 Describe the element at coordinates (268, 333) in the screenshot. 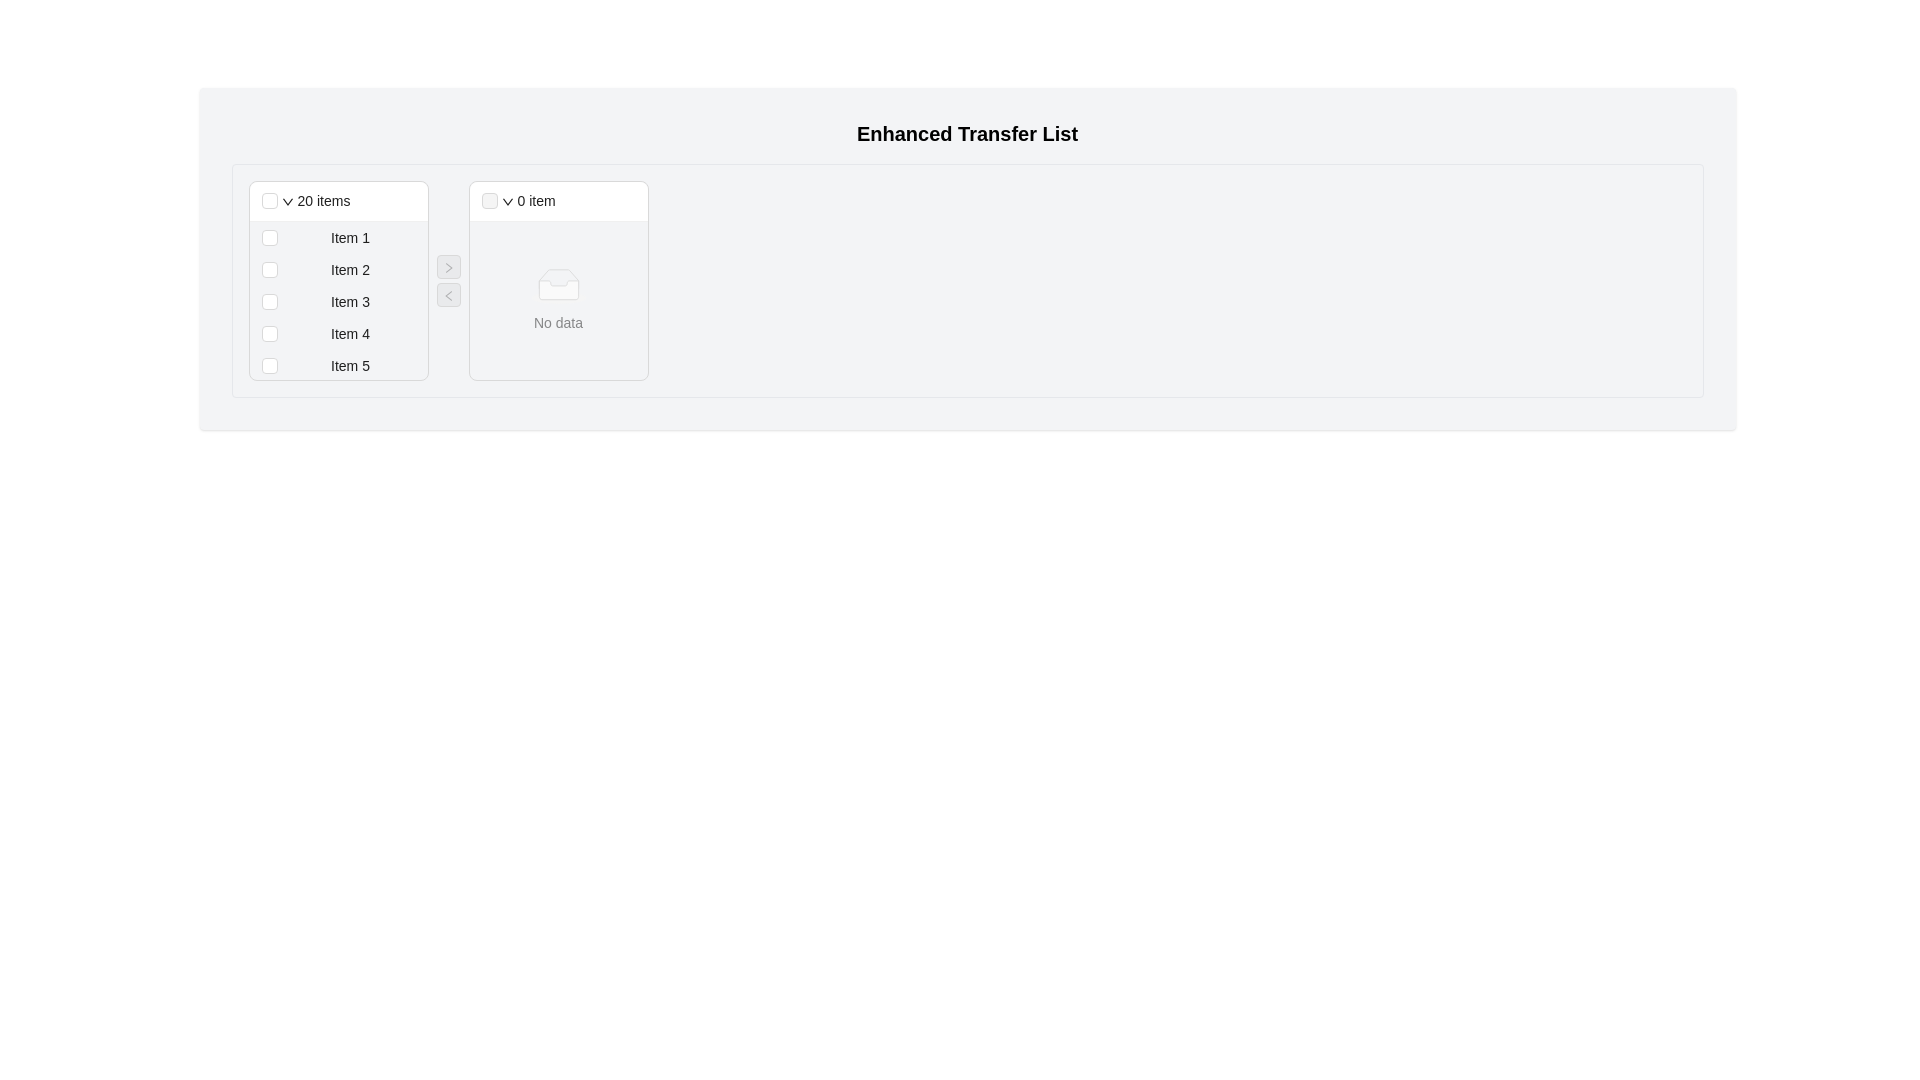

I see `the checkbox associated with 'Item 4' in the left transfer list` at that location.